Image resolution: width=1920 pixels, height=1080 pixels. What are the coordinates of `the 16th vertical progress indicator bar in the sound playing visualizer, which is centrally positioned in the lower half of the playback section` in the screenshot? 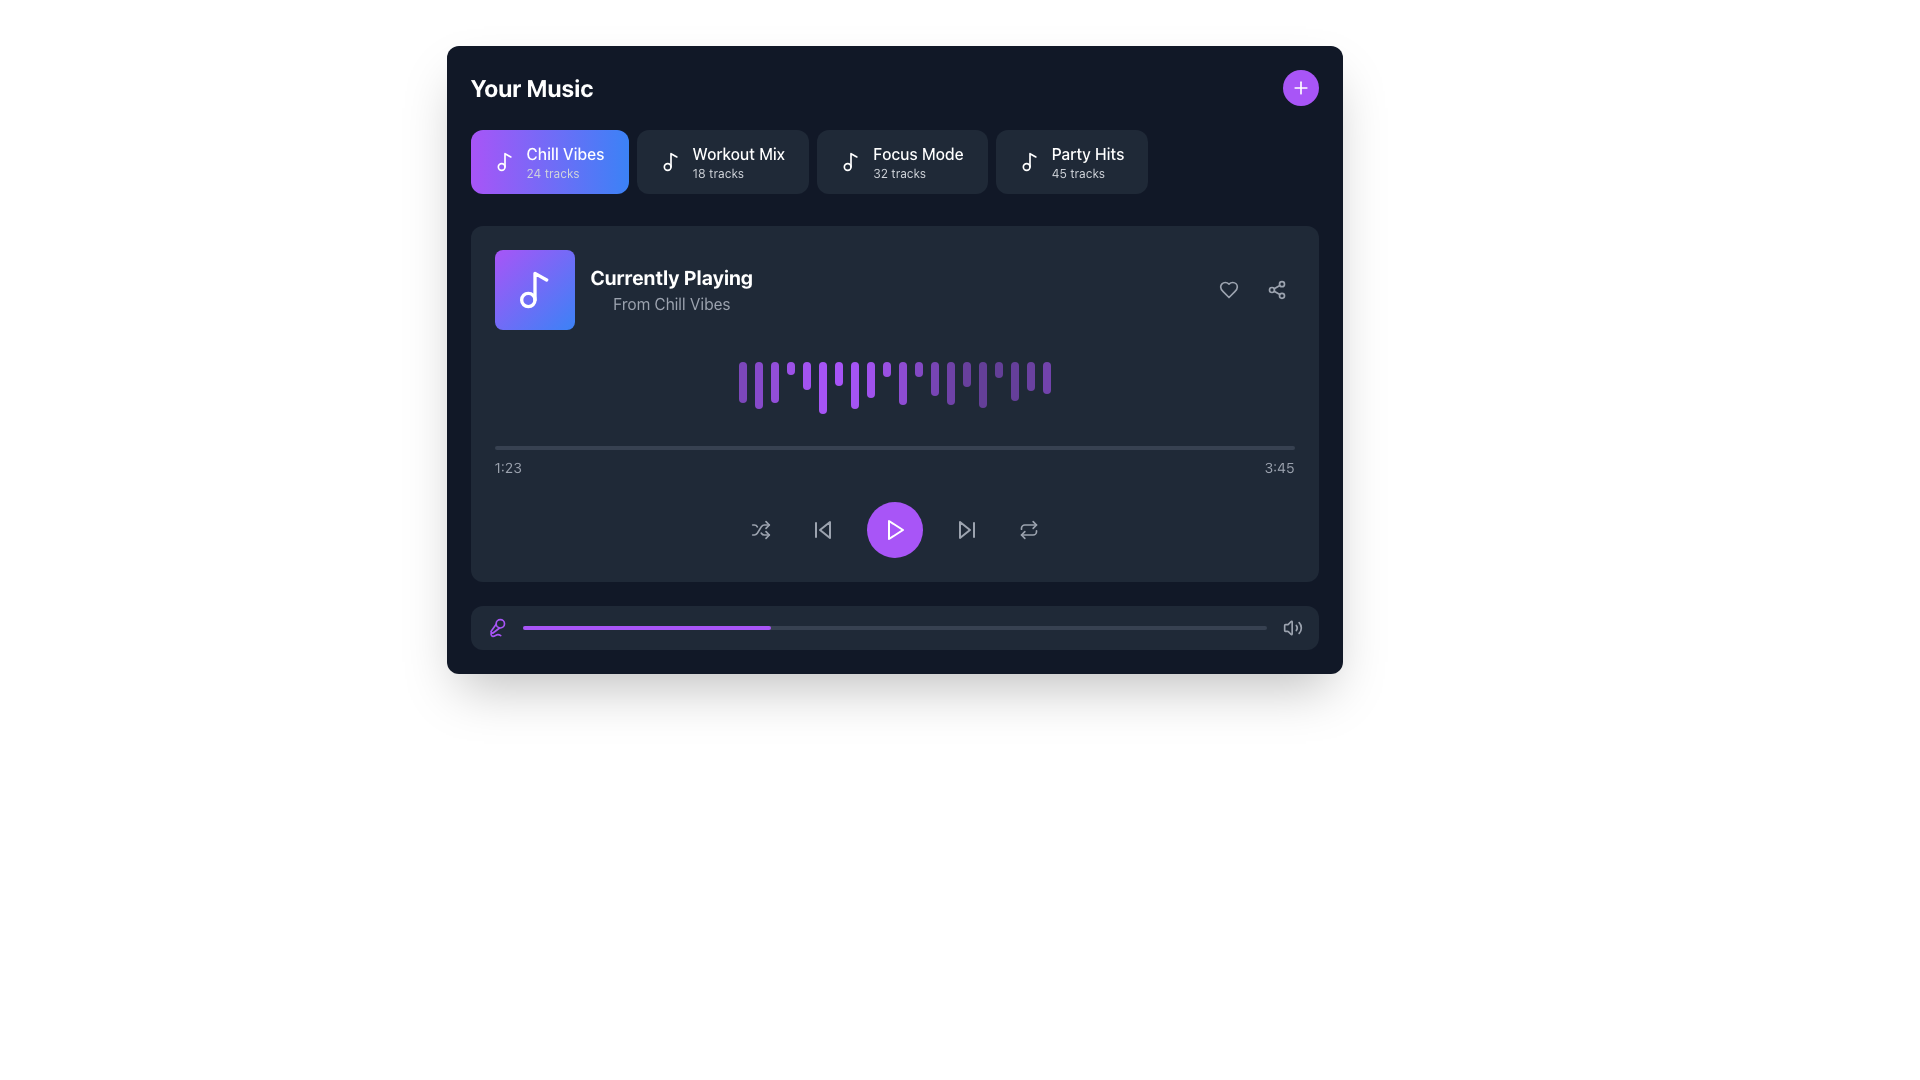 It's located at (982, 385).